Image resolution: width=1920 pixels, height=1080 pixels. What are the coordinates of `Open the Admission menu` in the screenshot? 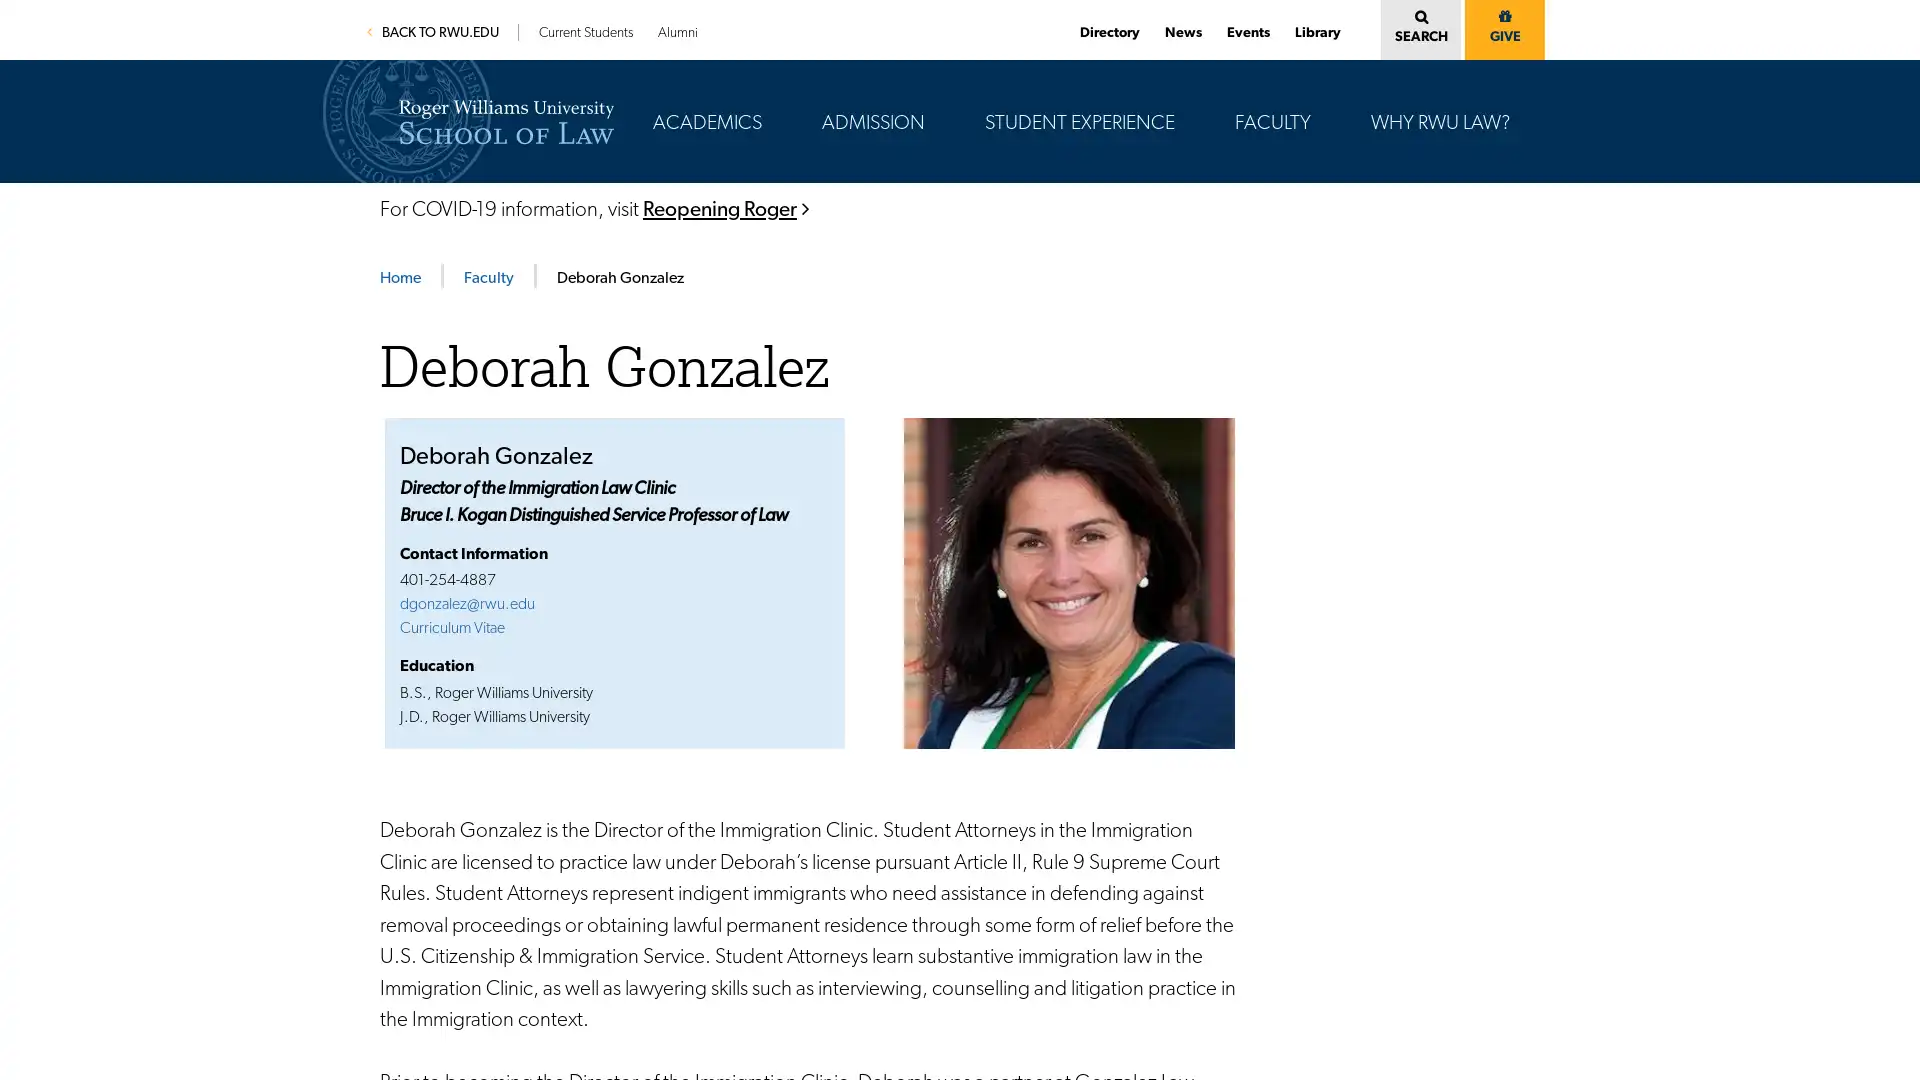 It's located at (931, 63).